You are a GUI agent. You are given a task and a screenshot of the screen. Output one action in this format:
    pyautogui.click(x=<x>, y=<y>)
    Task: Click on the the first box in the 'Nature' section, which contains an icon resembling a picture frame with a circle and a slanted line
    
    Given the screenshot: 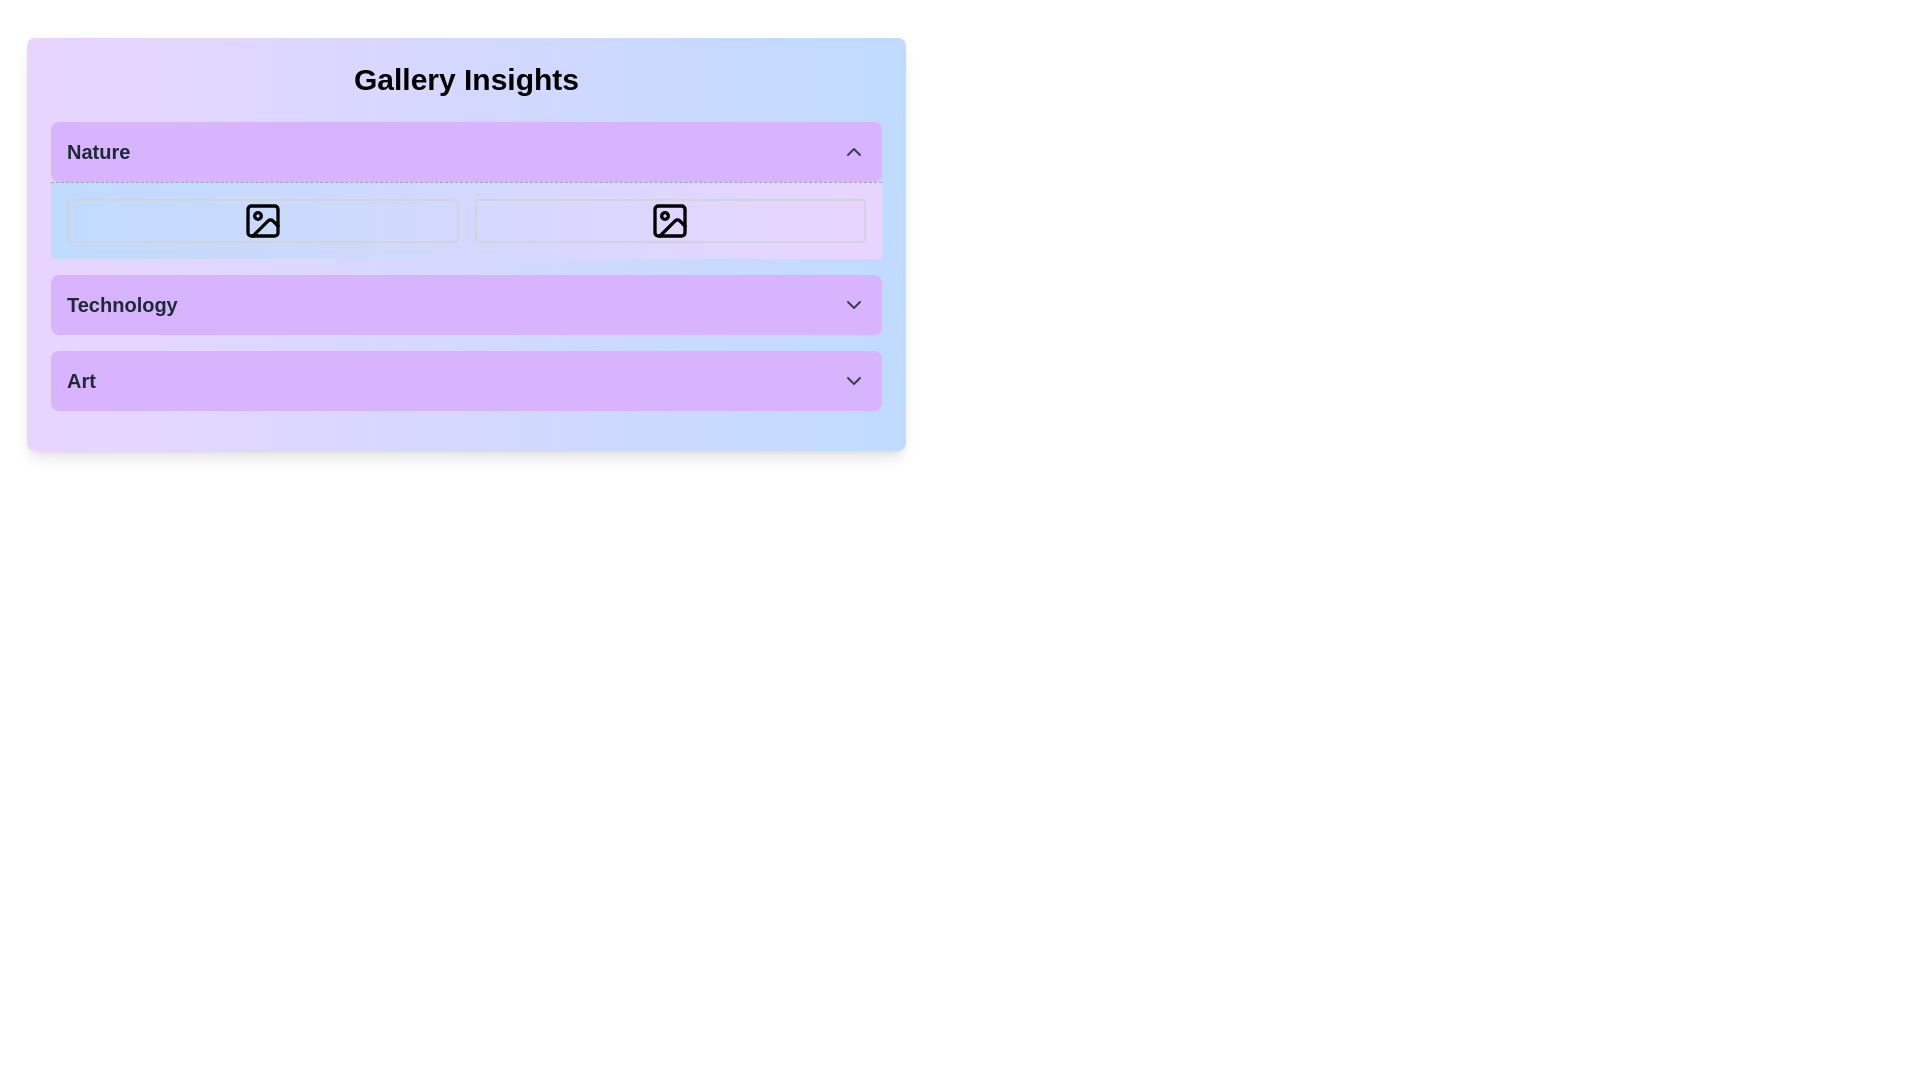 What is the action you would take?
    pyautogui.click(x=261, y=220)
    